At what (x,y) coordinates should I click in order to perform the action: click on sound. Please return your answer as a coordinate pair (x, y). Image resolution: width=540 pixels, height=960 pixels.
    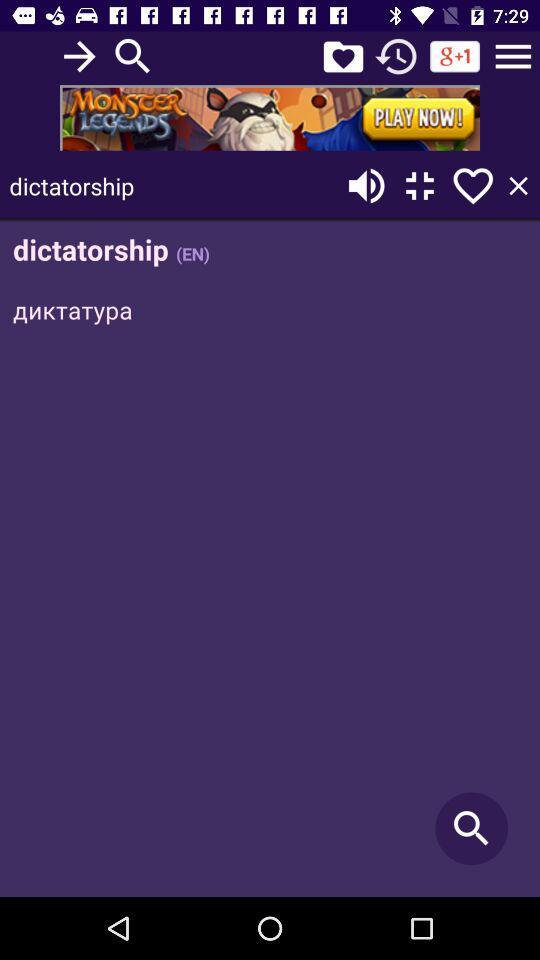
    Looking at the image, I should click on (365, 185).